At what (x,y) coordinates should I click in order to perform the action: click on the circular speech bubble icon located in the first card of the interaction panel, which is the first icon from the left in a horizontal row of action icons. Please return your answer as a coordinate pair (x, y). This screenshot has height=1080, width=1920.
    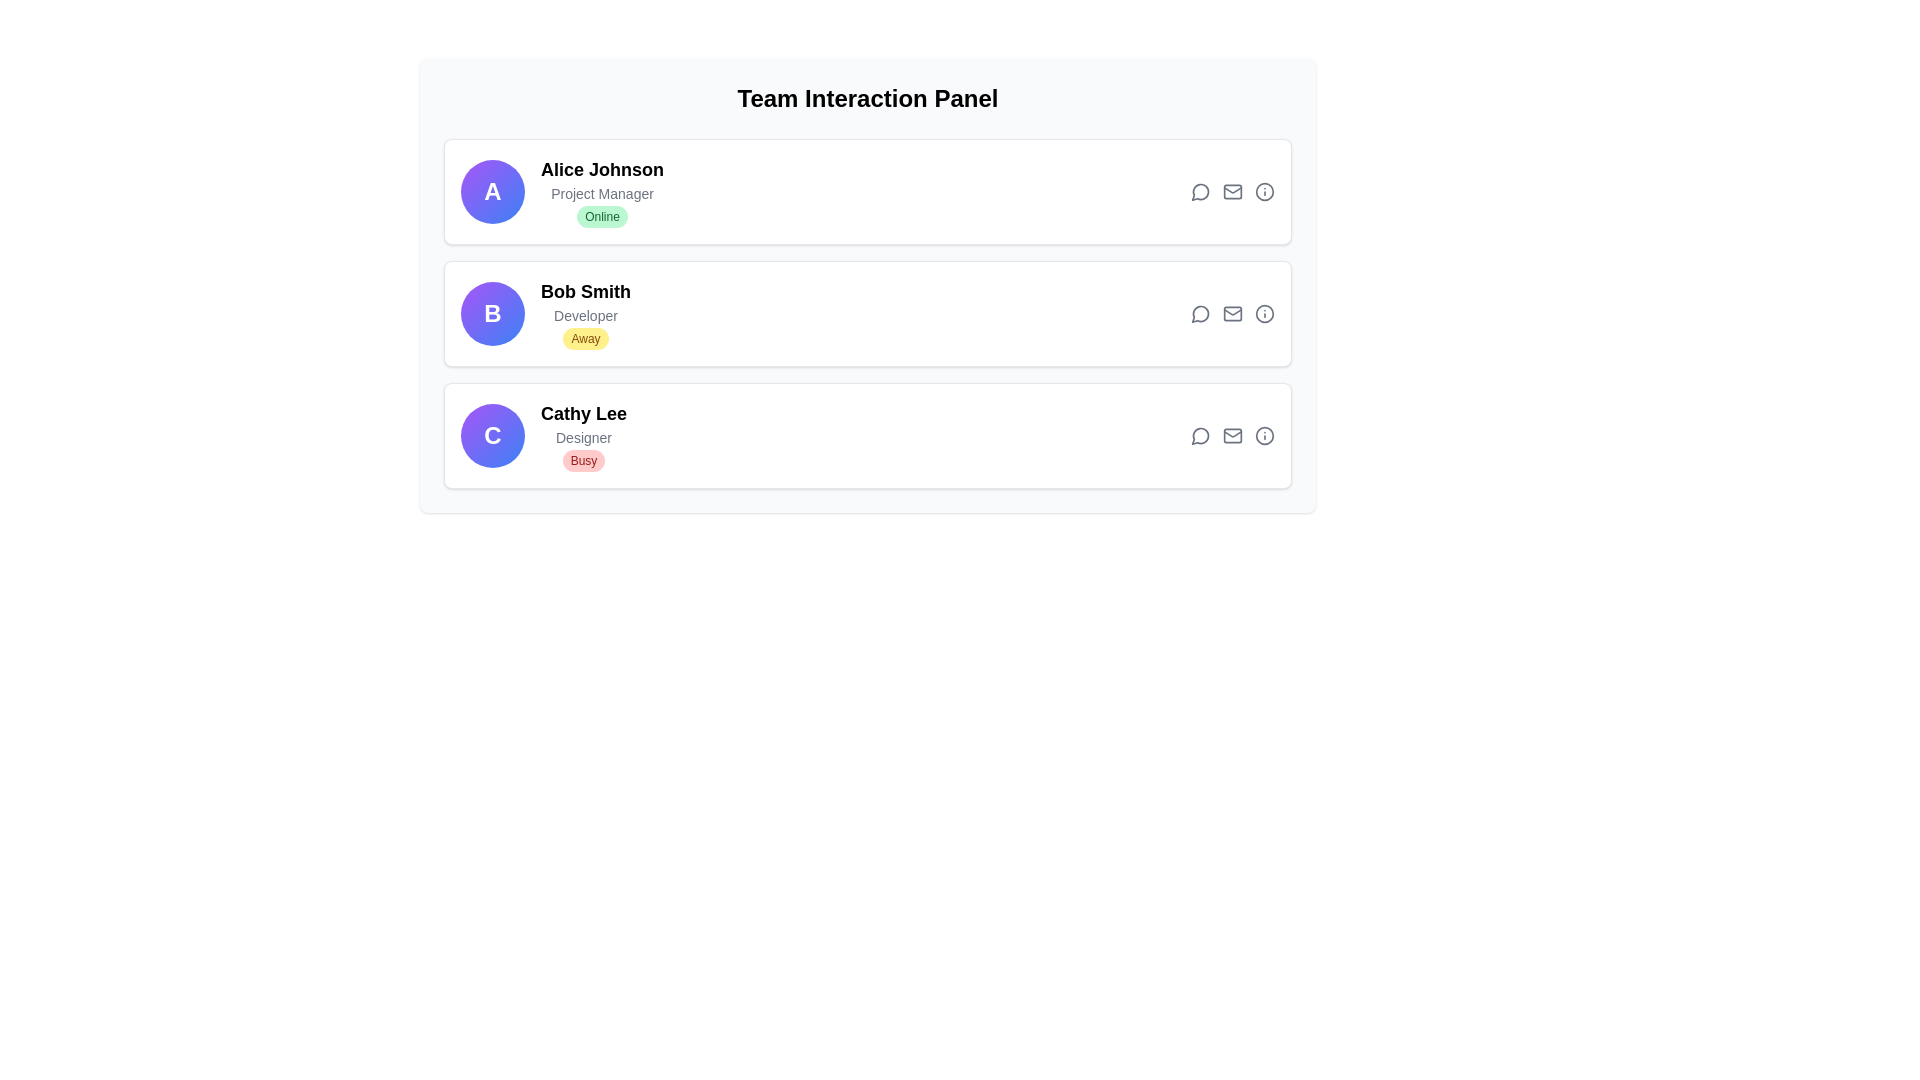
    Looking at the image, I should click on (1200, 192).